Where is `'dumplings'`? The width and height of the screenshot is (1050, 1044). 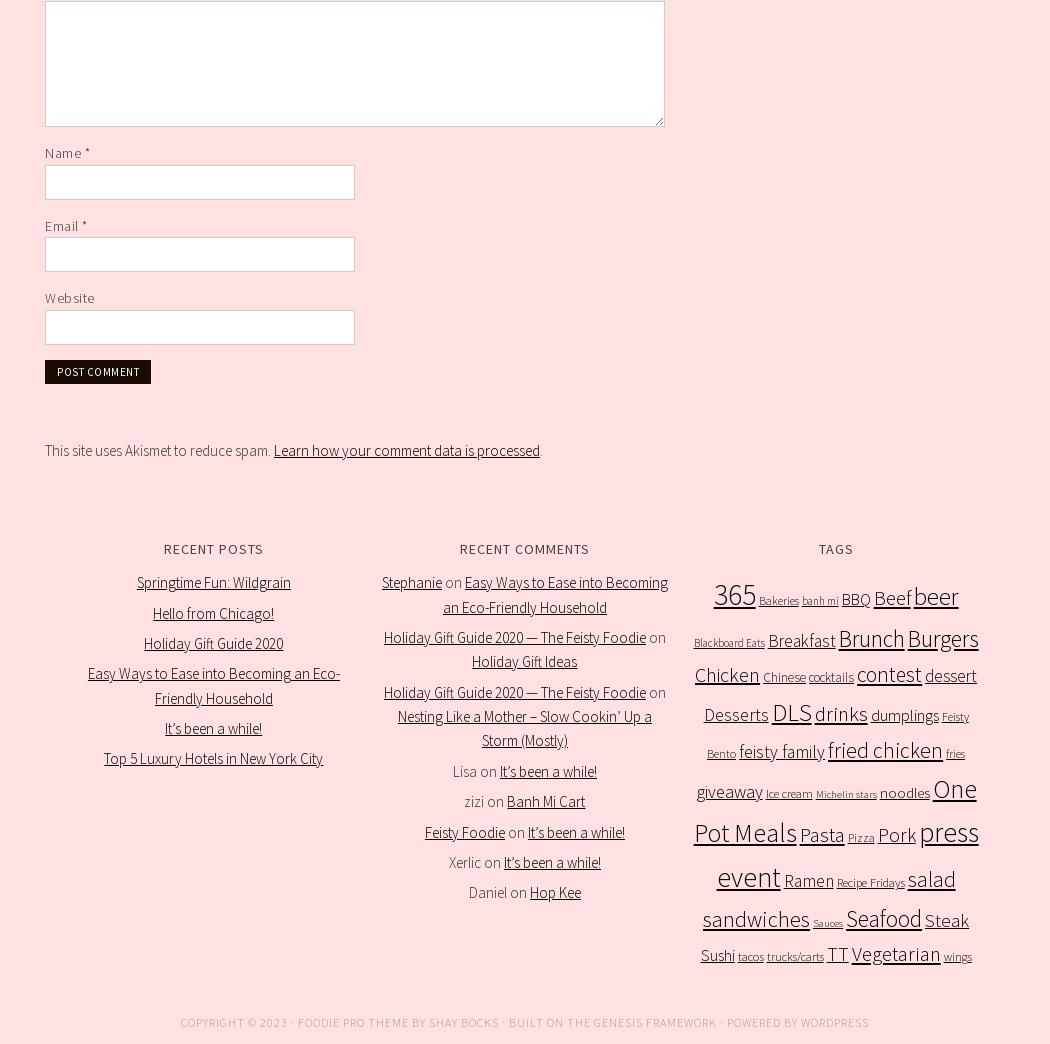
'dumplings' is located at coordinates (869, 713).